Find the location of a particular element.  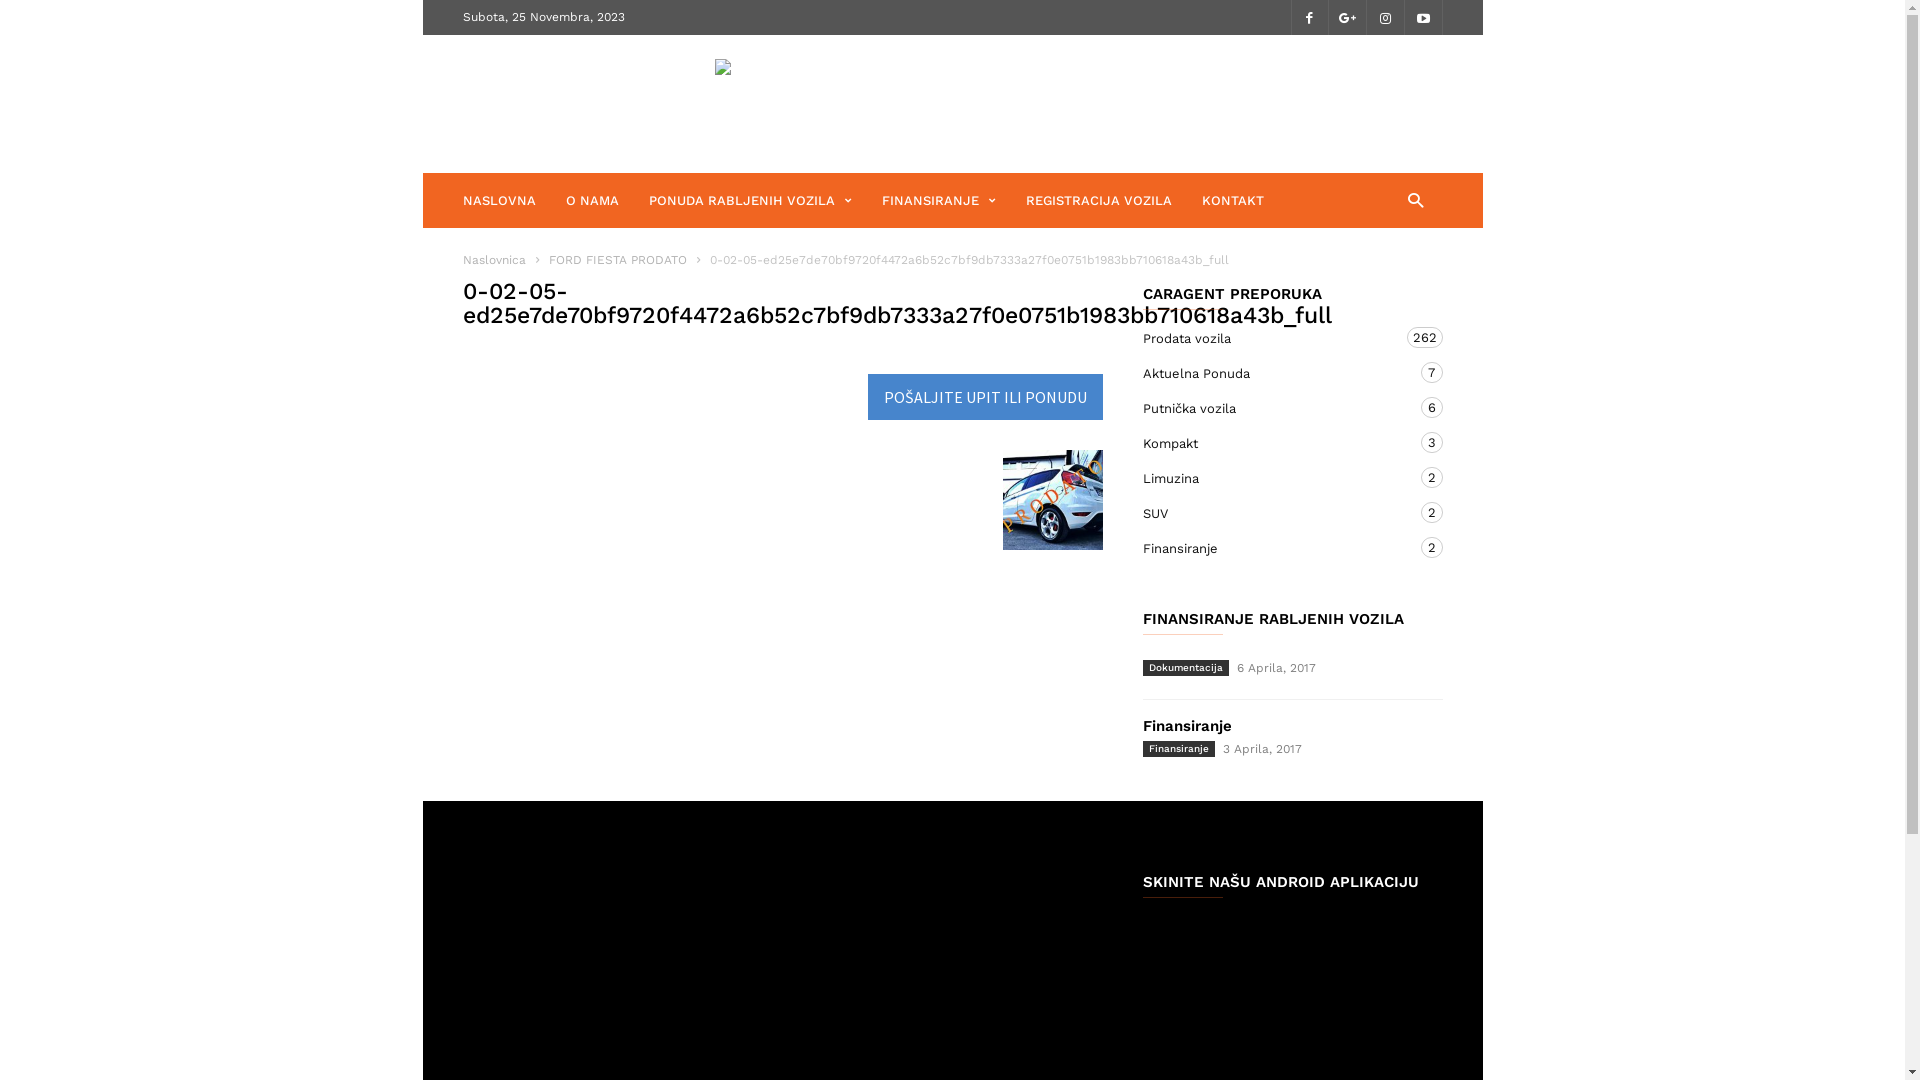

'NASLOVNA' is located at coordinates (513, 200).